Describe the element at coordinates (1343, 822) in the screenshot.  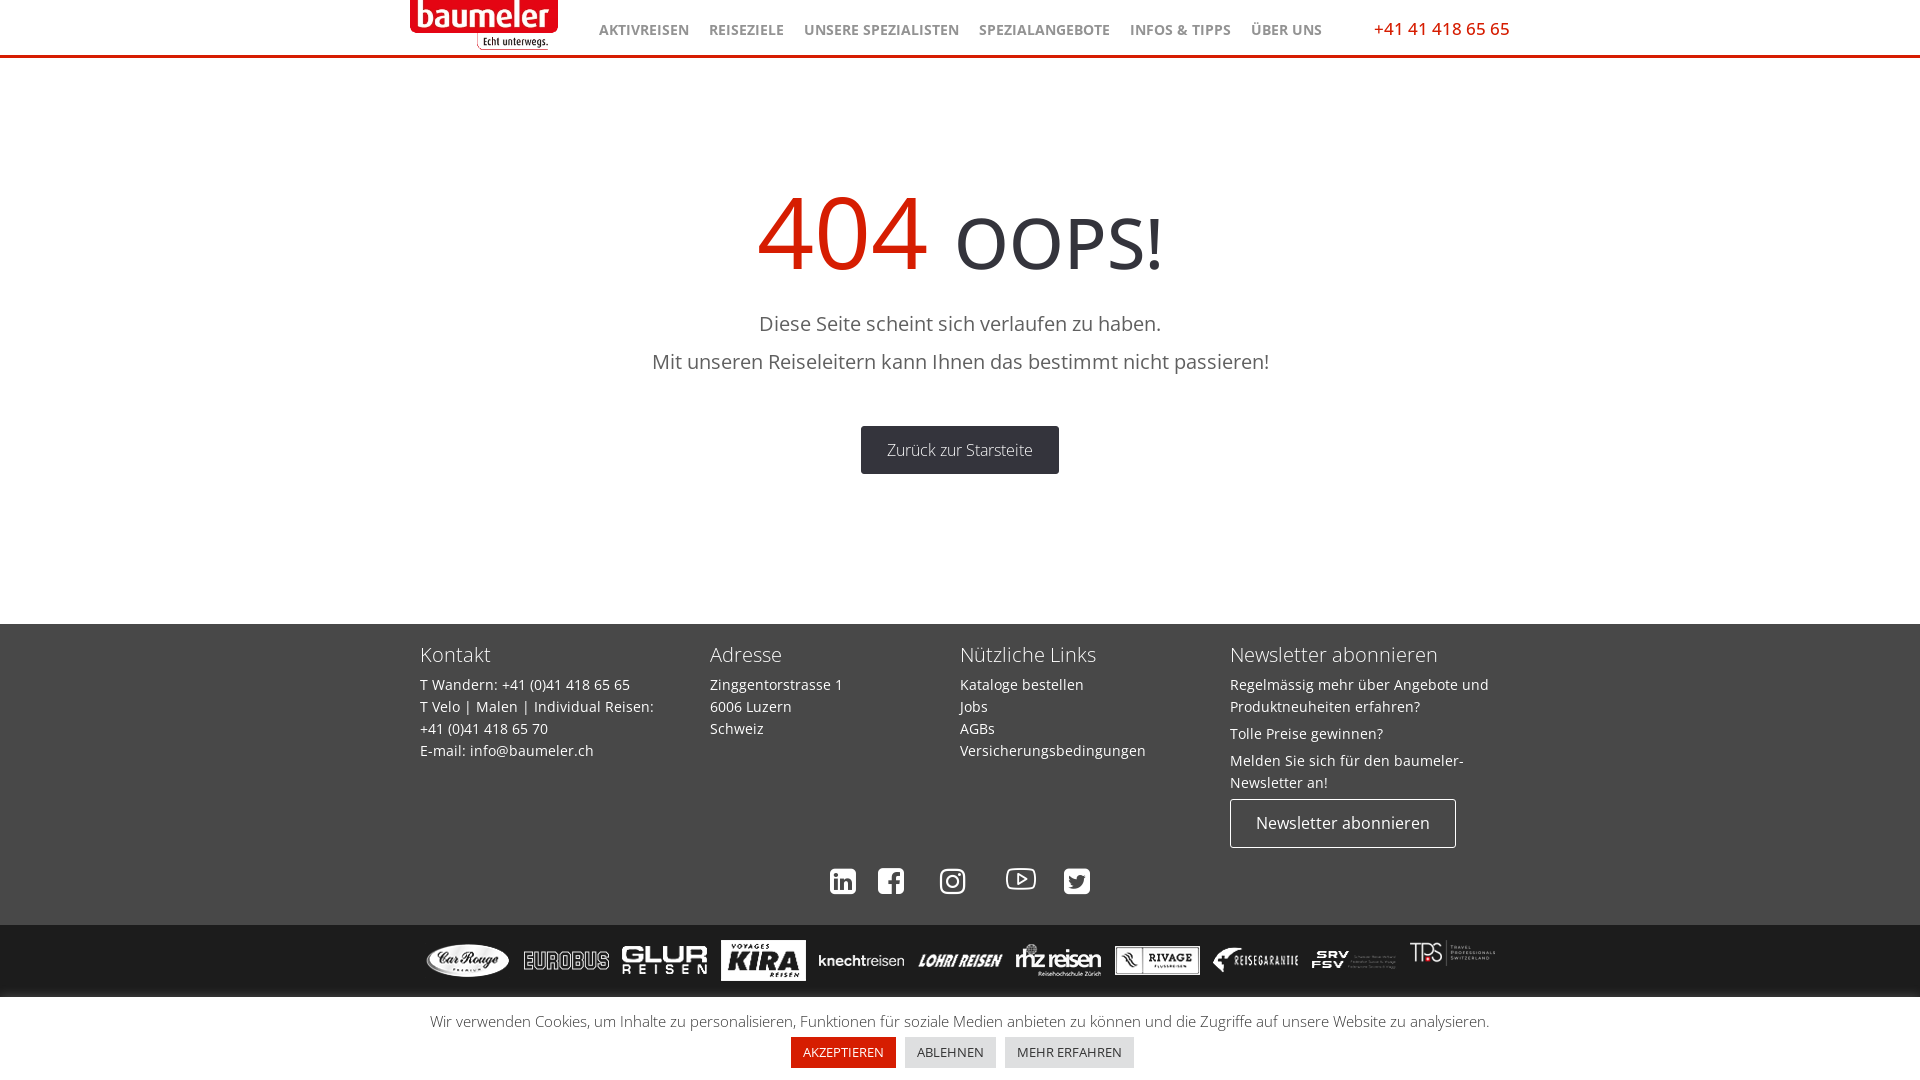
I see `'Newsletter abonnieren'` at that location.